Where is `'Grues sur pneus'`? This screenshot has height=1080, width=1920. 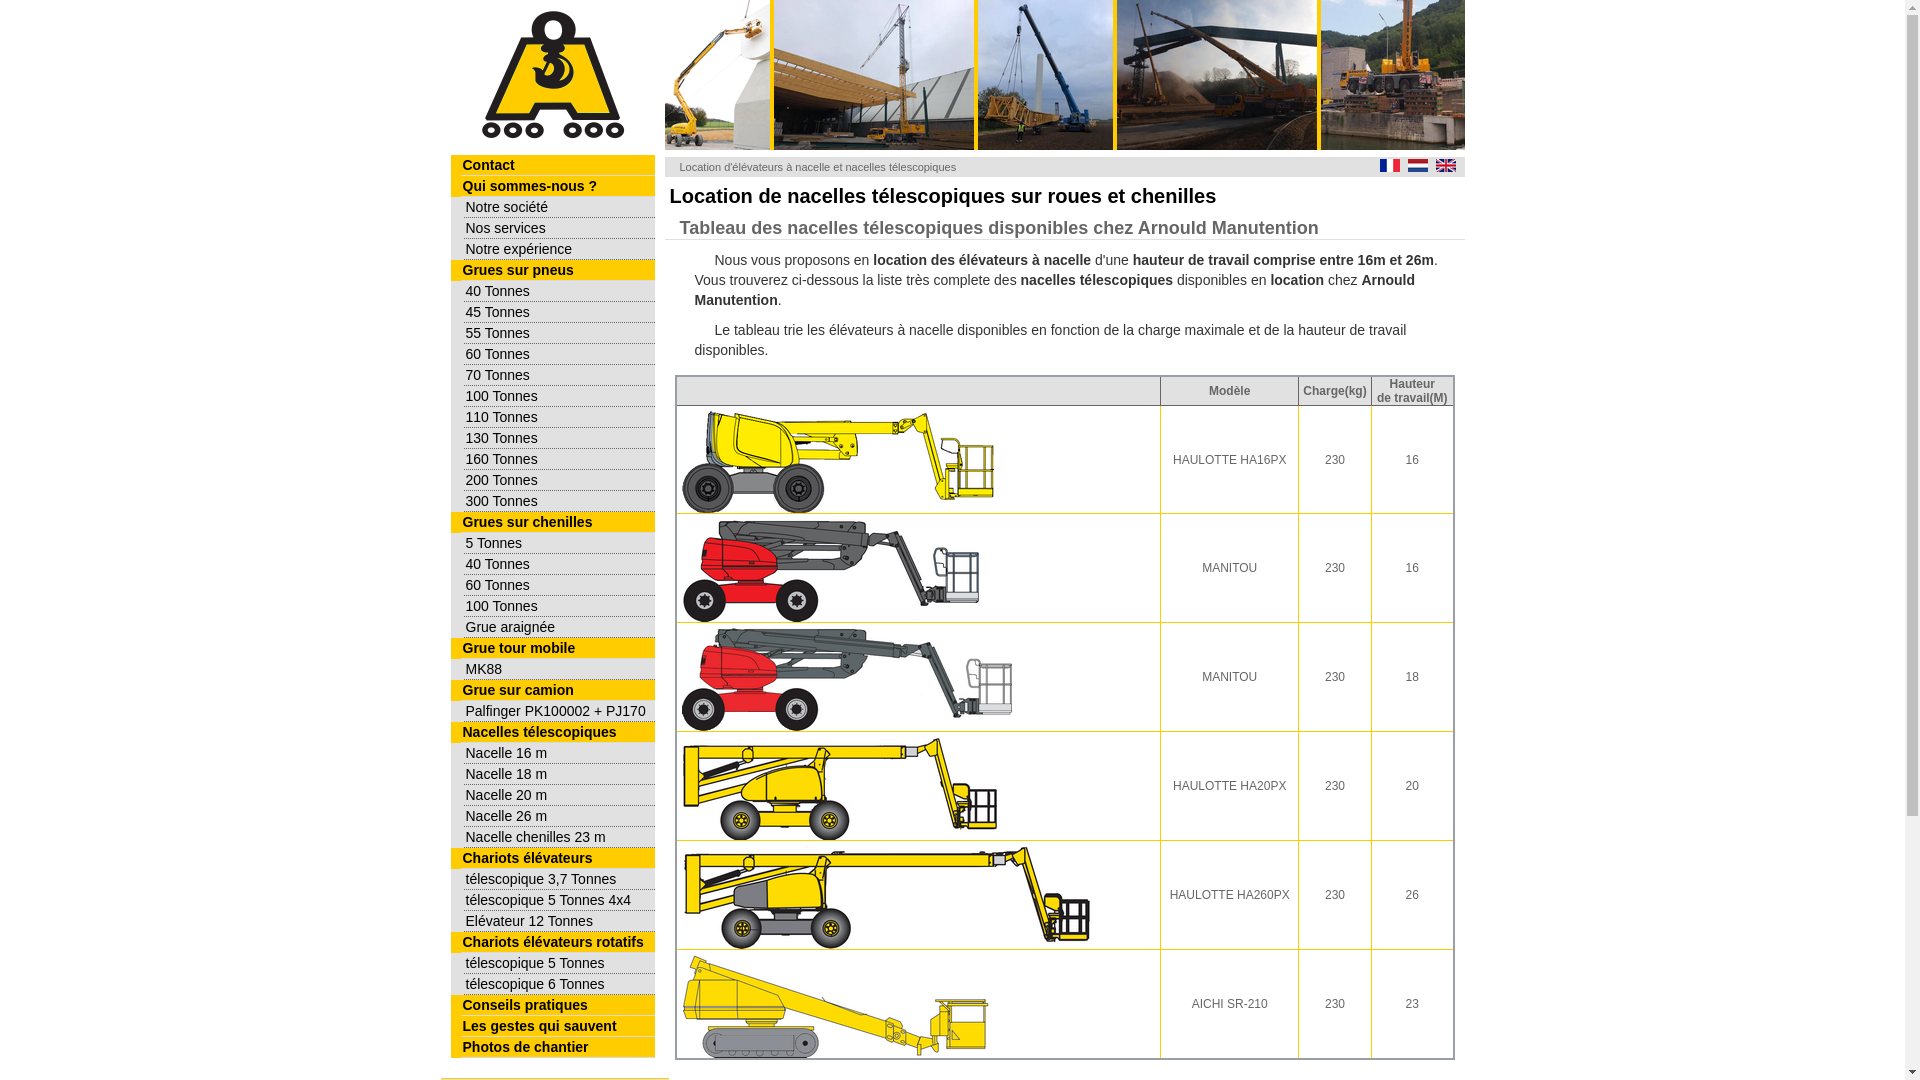
'Grues sur pneus' is located at coordinates (556, 270).